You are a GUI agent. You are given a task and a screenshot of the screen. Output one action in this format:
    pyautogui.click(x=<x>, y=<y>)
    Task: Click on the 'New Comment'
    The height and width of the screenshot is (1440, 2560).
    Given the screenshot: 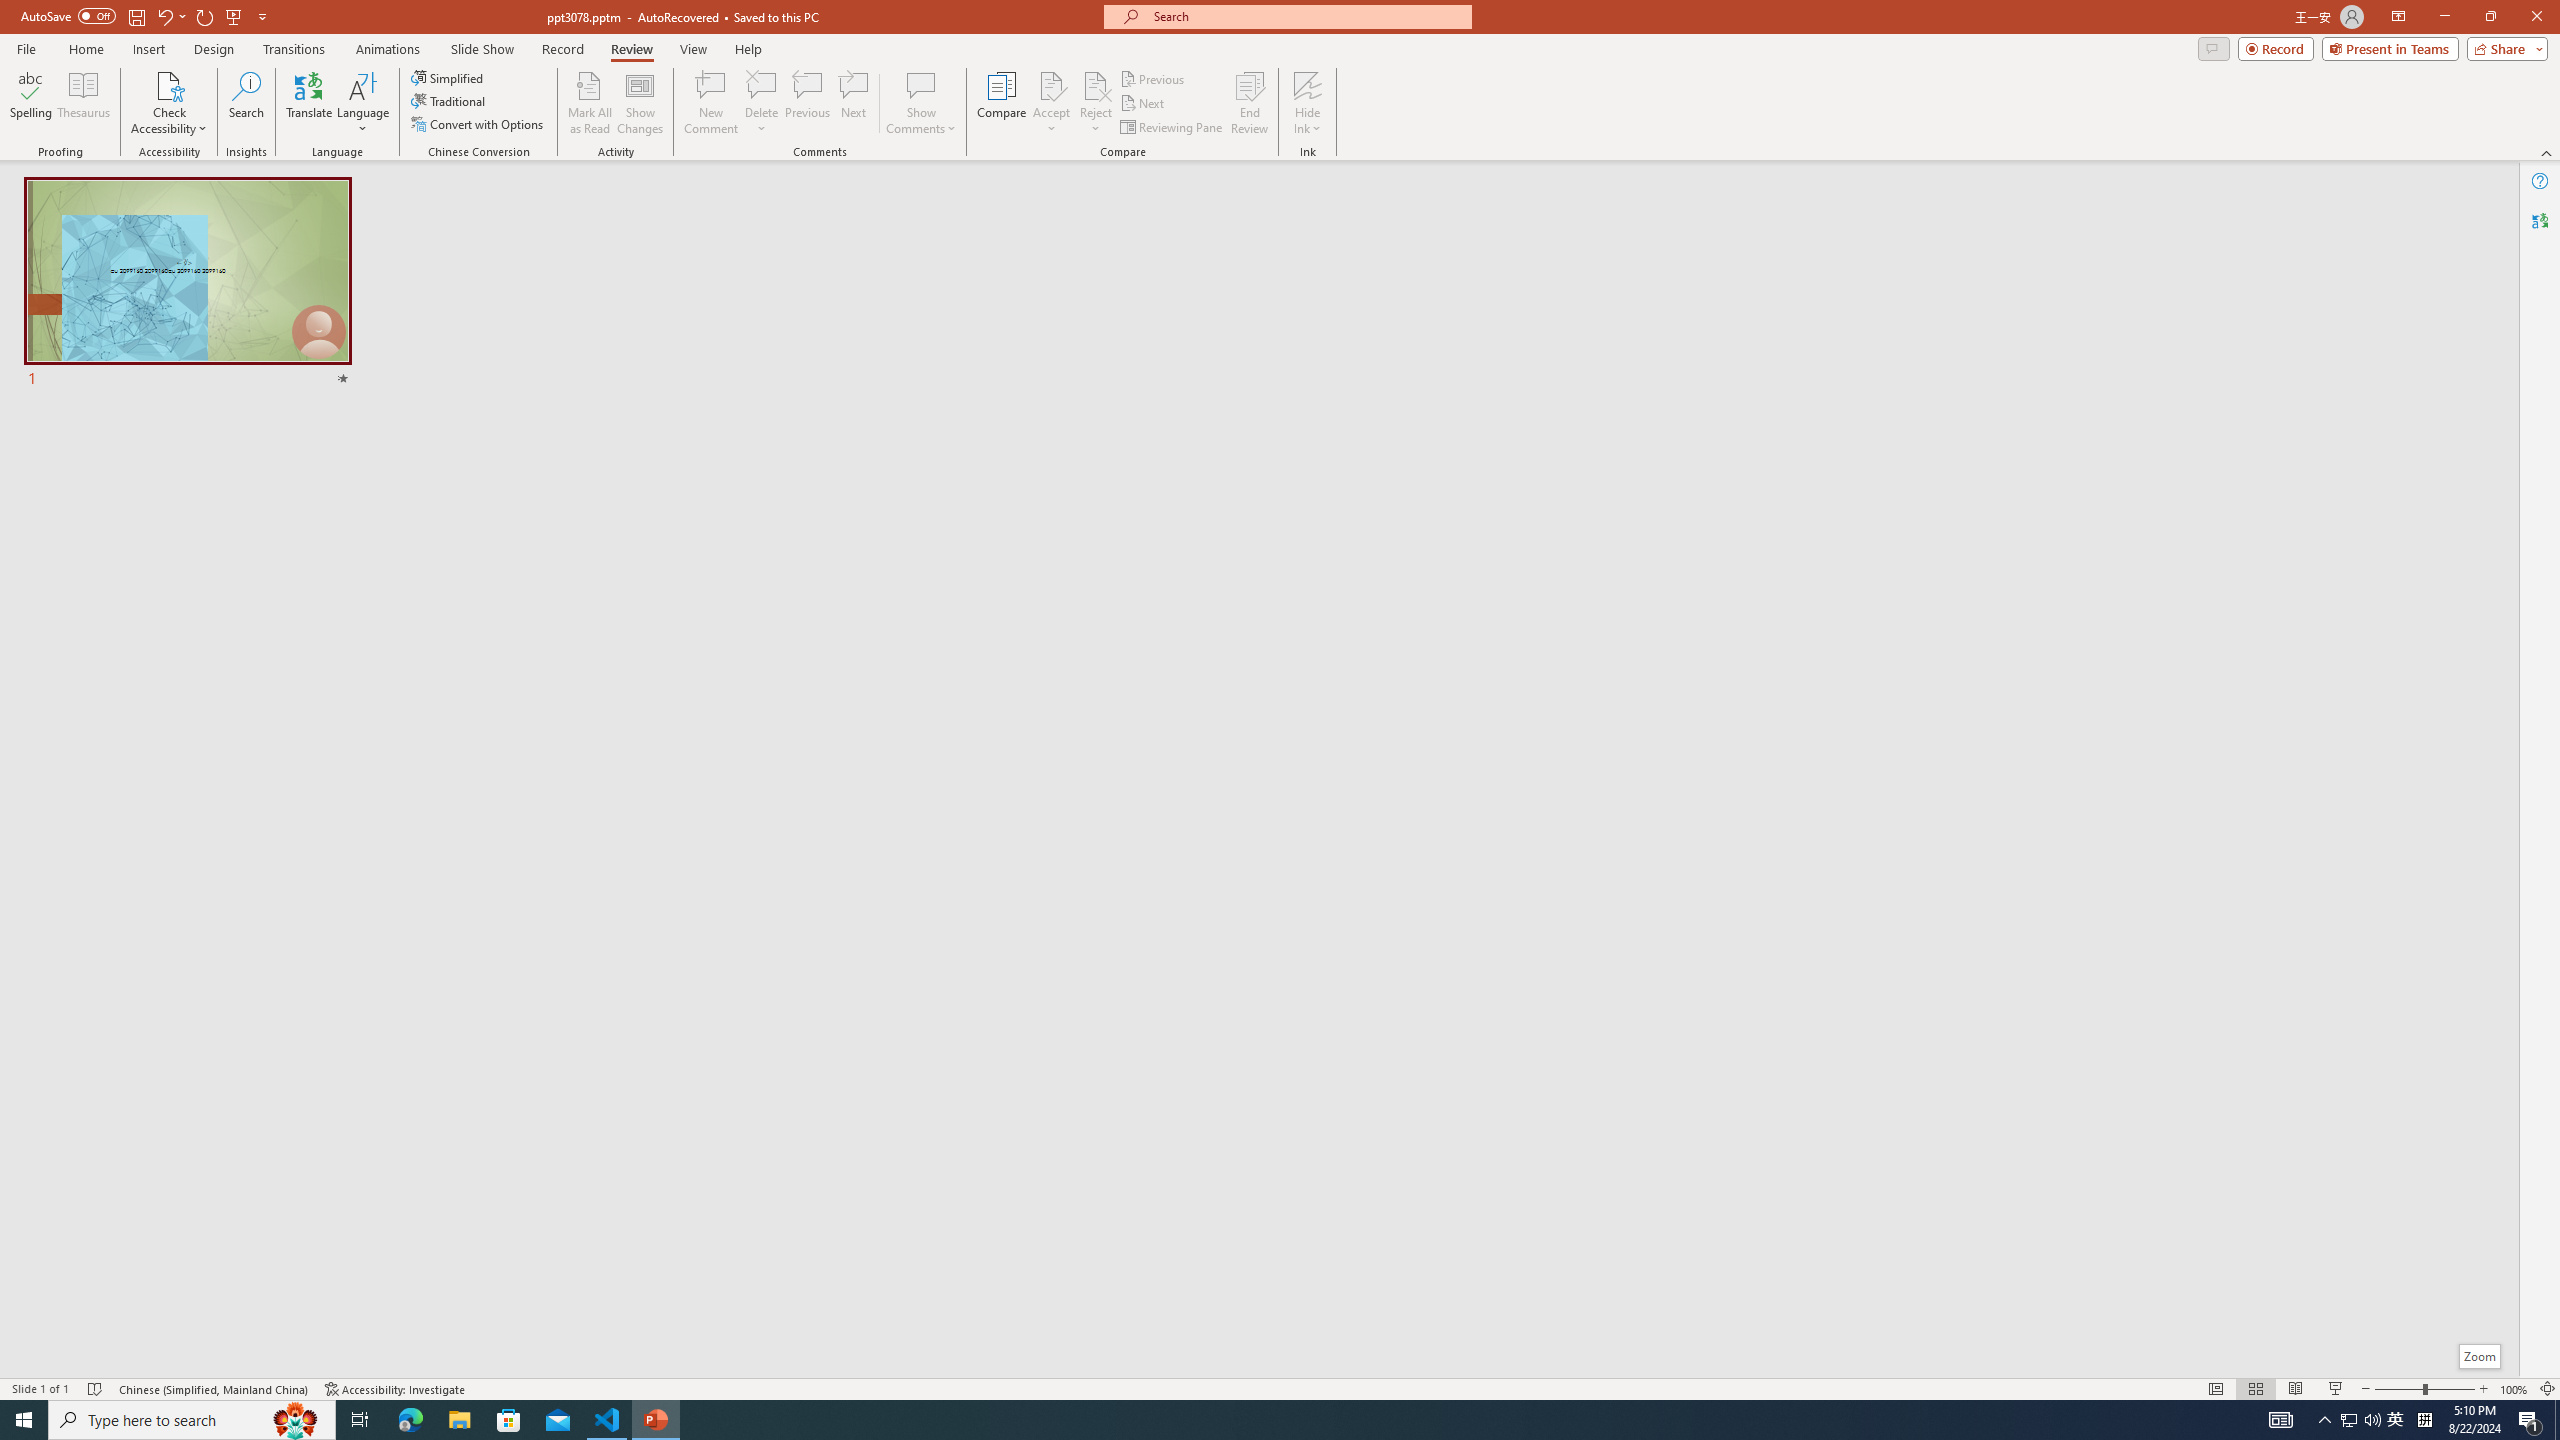 What is the action you would take?
    pyautogui.click(x=709, y=103)
    